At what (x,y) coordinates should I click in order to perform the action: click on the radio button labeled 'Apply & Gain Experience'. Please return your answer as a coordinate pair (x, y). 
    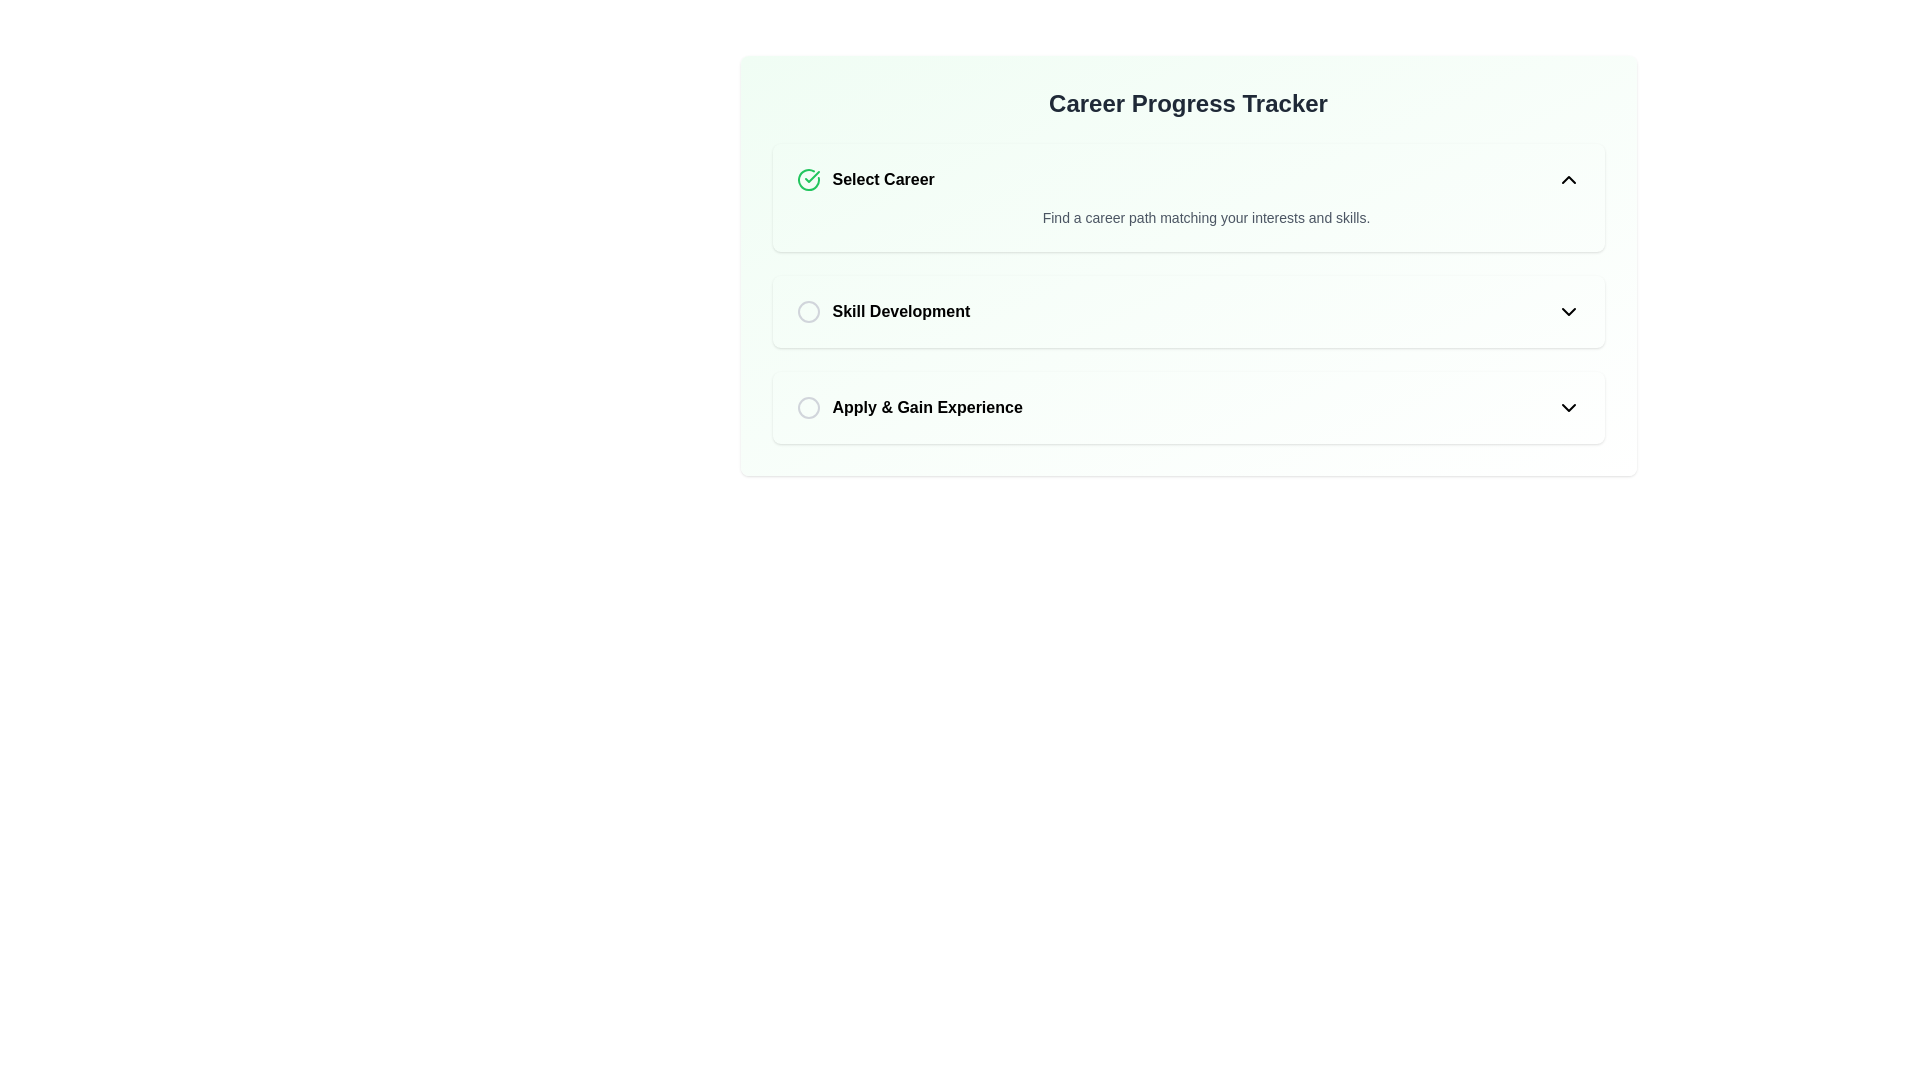
    Looking at the image, I should click on (908, 407).